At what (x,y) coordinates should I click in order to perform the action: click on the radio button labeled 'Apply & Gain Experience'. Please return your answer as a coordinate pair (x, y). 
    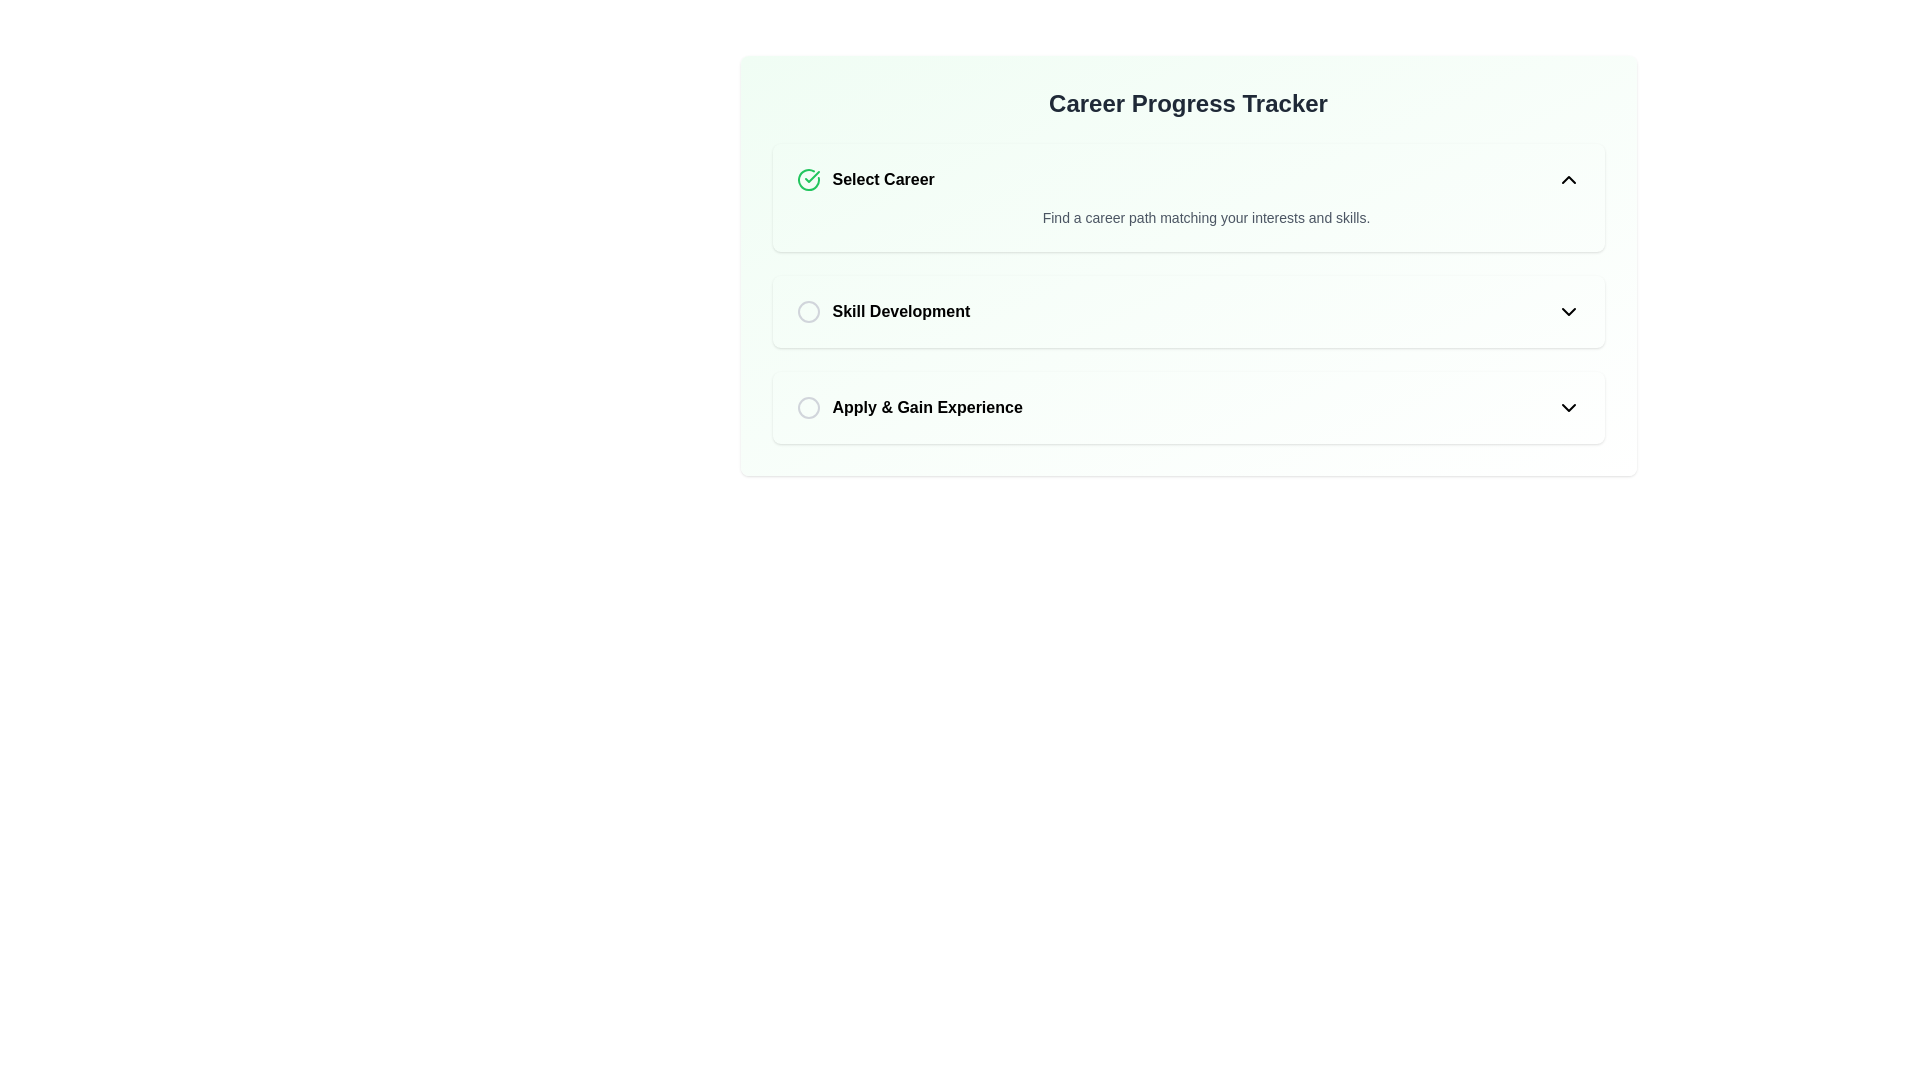
    Looking at the image, I should click on (908, 407).